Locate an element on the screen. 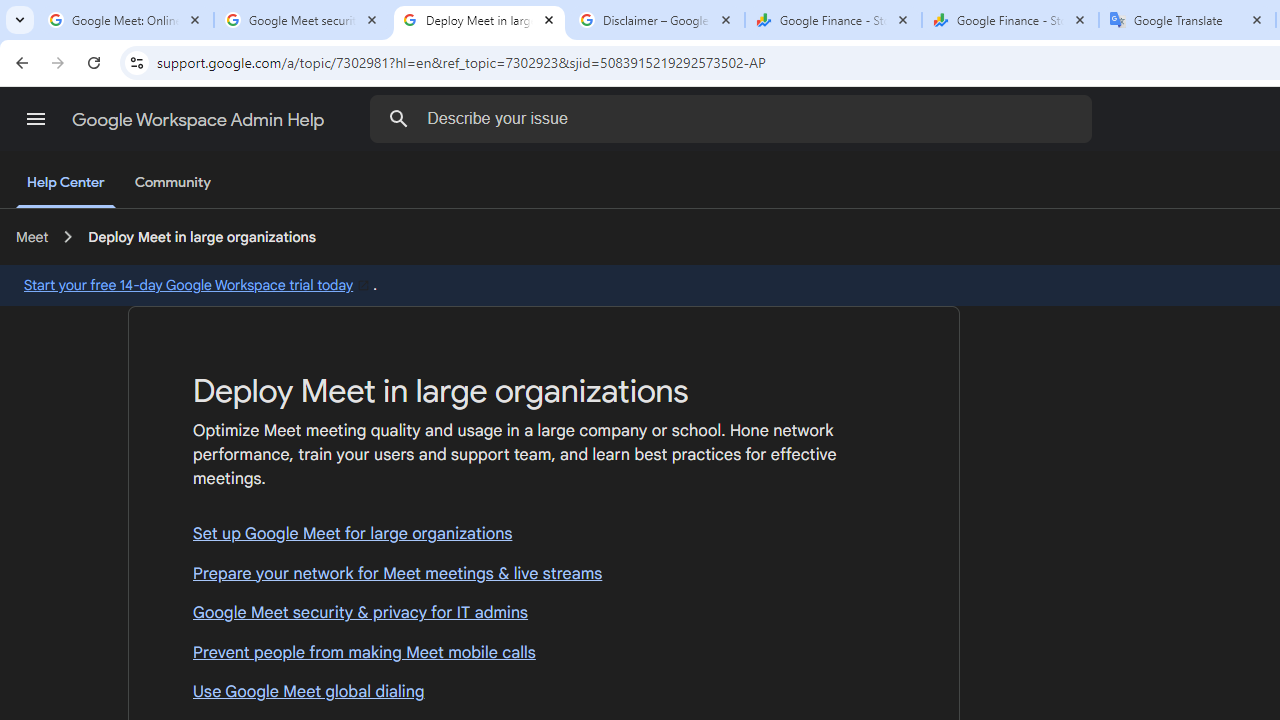  'Help Center' is located at coordinates (65, 183).